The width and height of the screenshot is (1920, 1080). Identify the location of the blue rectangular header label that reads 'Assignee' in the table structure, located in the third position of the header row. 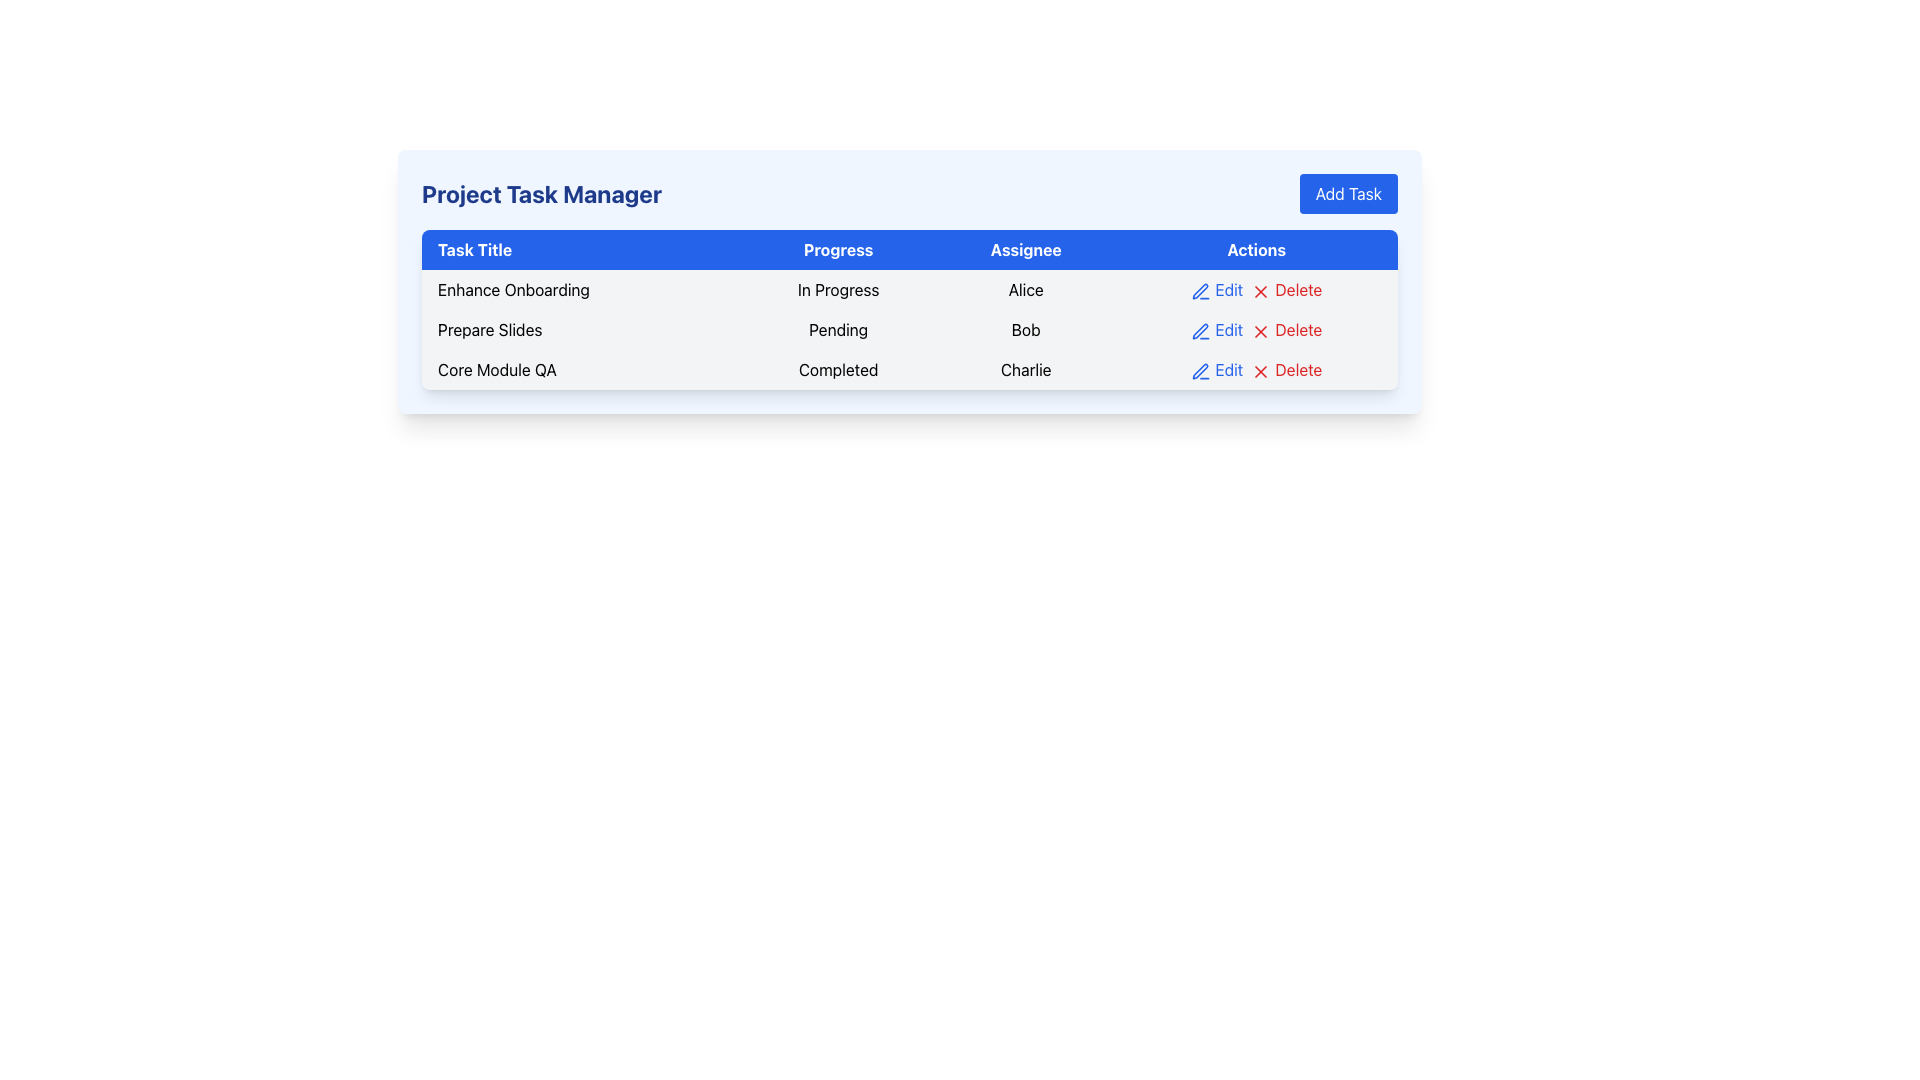
(1026, 249).